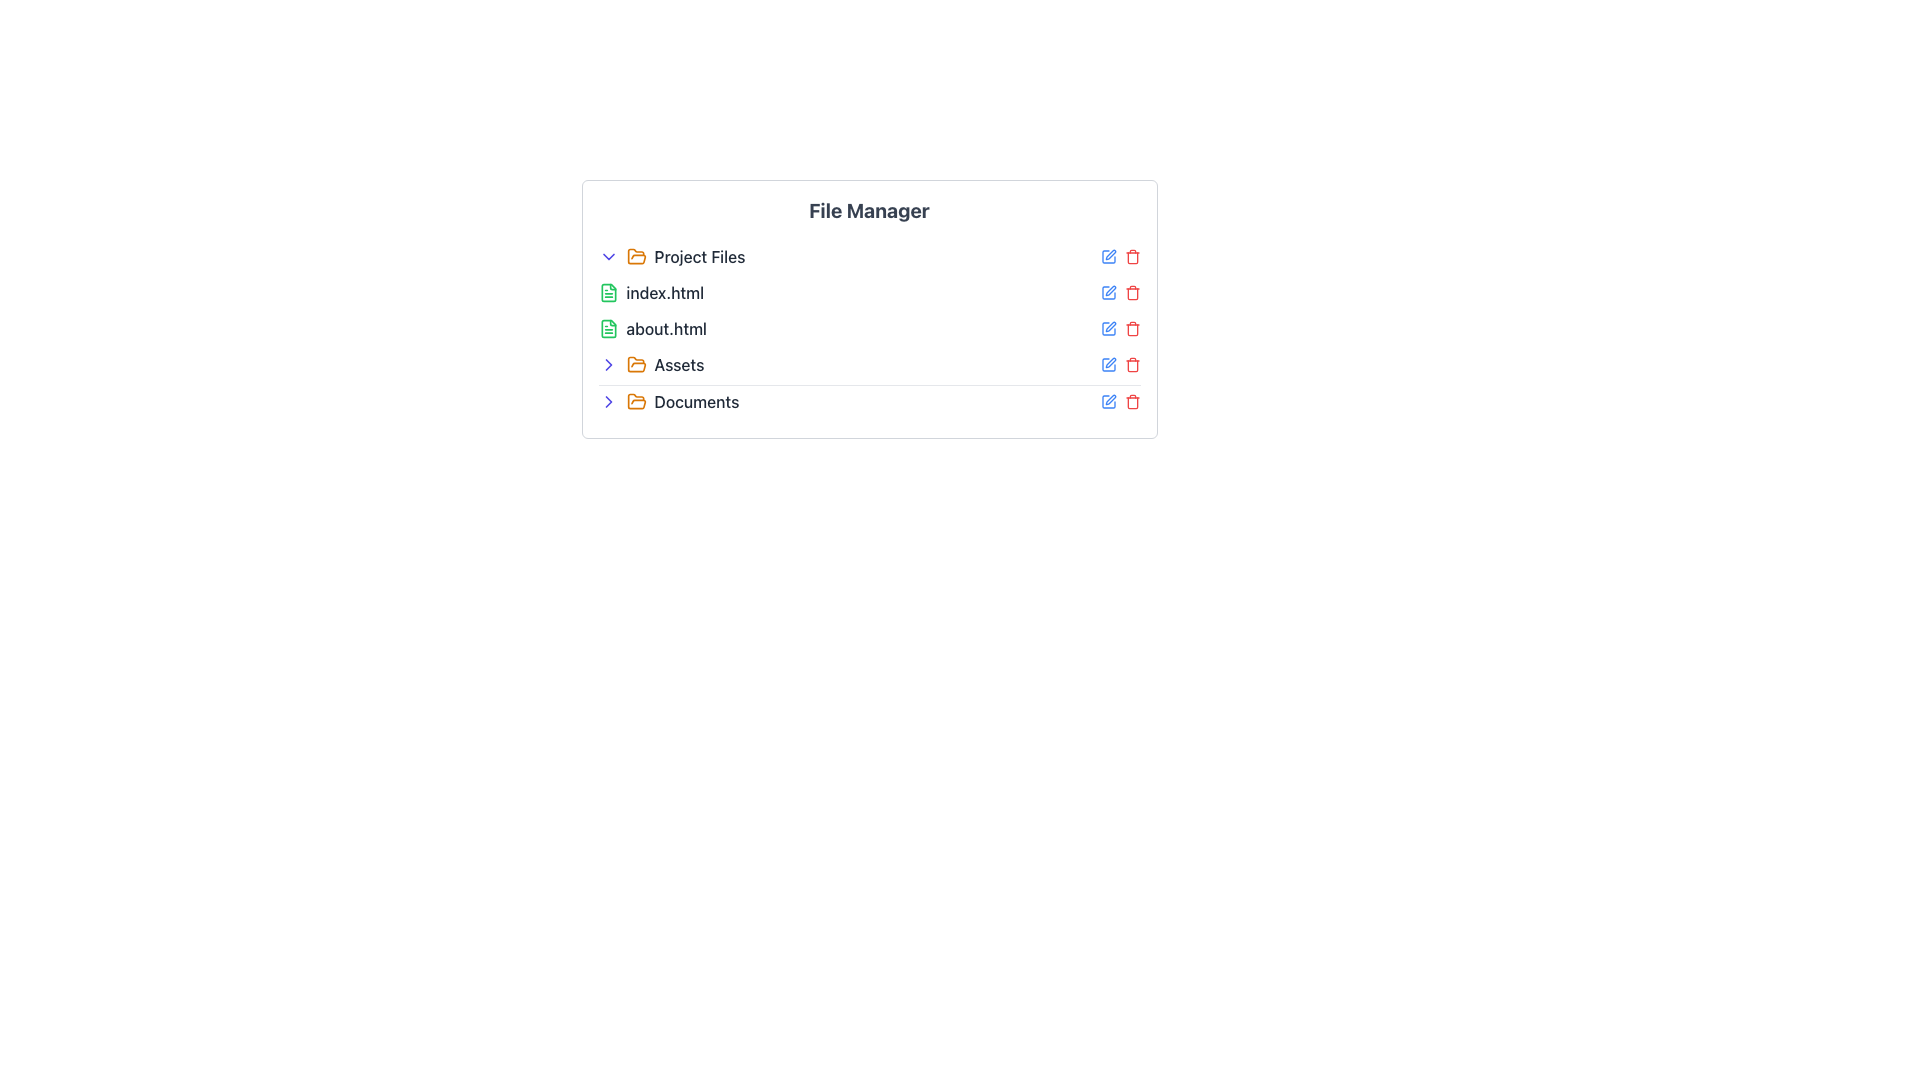  Describe the element at coordinates (1109, 400) in the screenshot. I see `the pen-shaped outline icon associated with the 'Documents' entry in the file manager's context menu` at that location.